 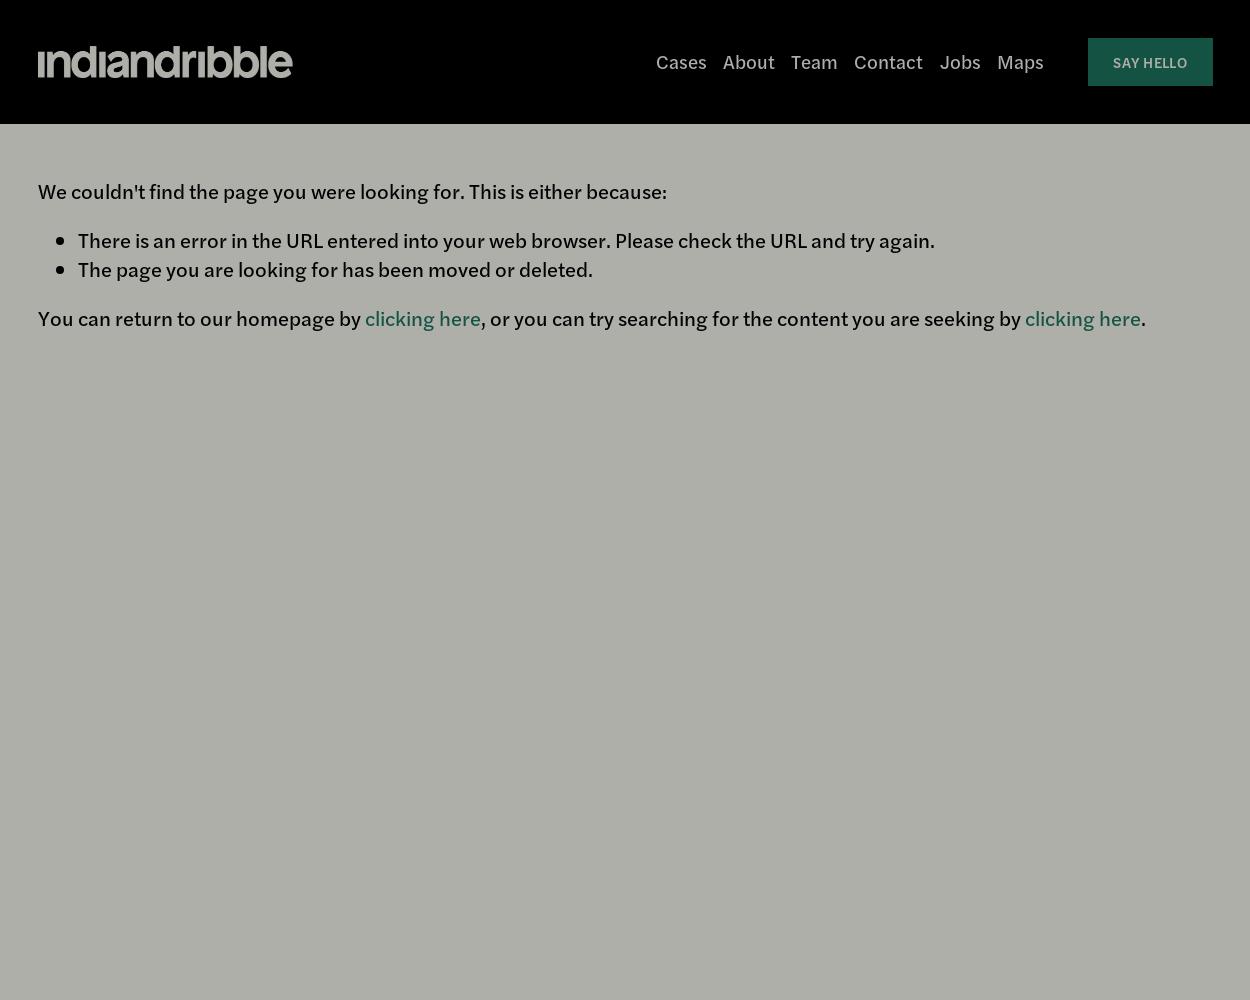 I want to click on ', or you can try searching for the
  content you are seeking by', so click(x=752, y=316).